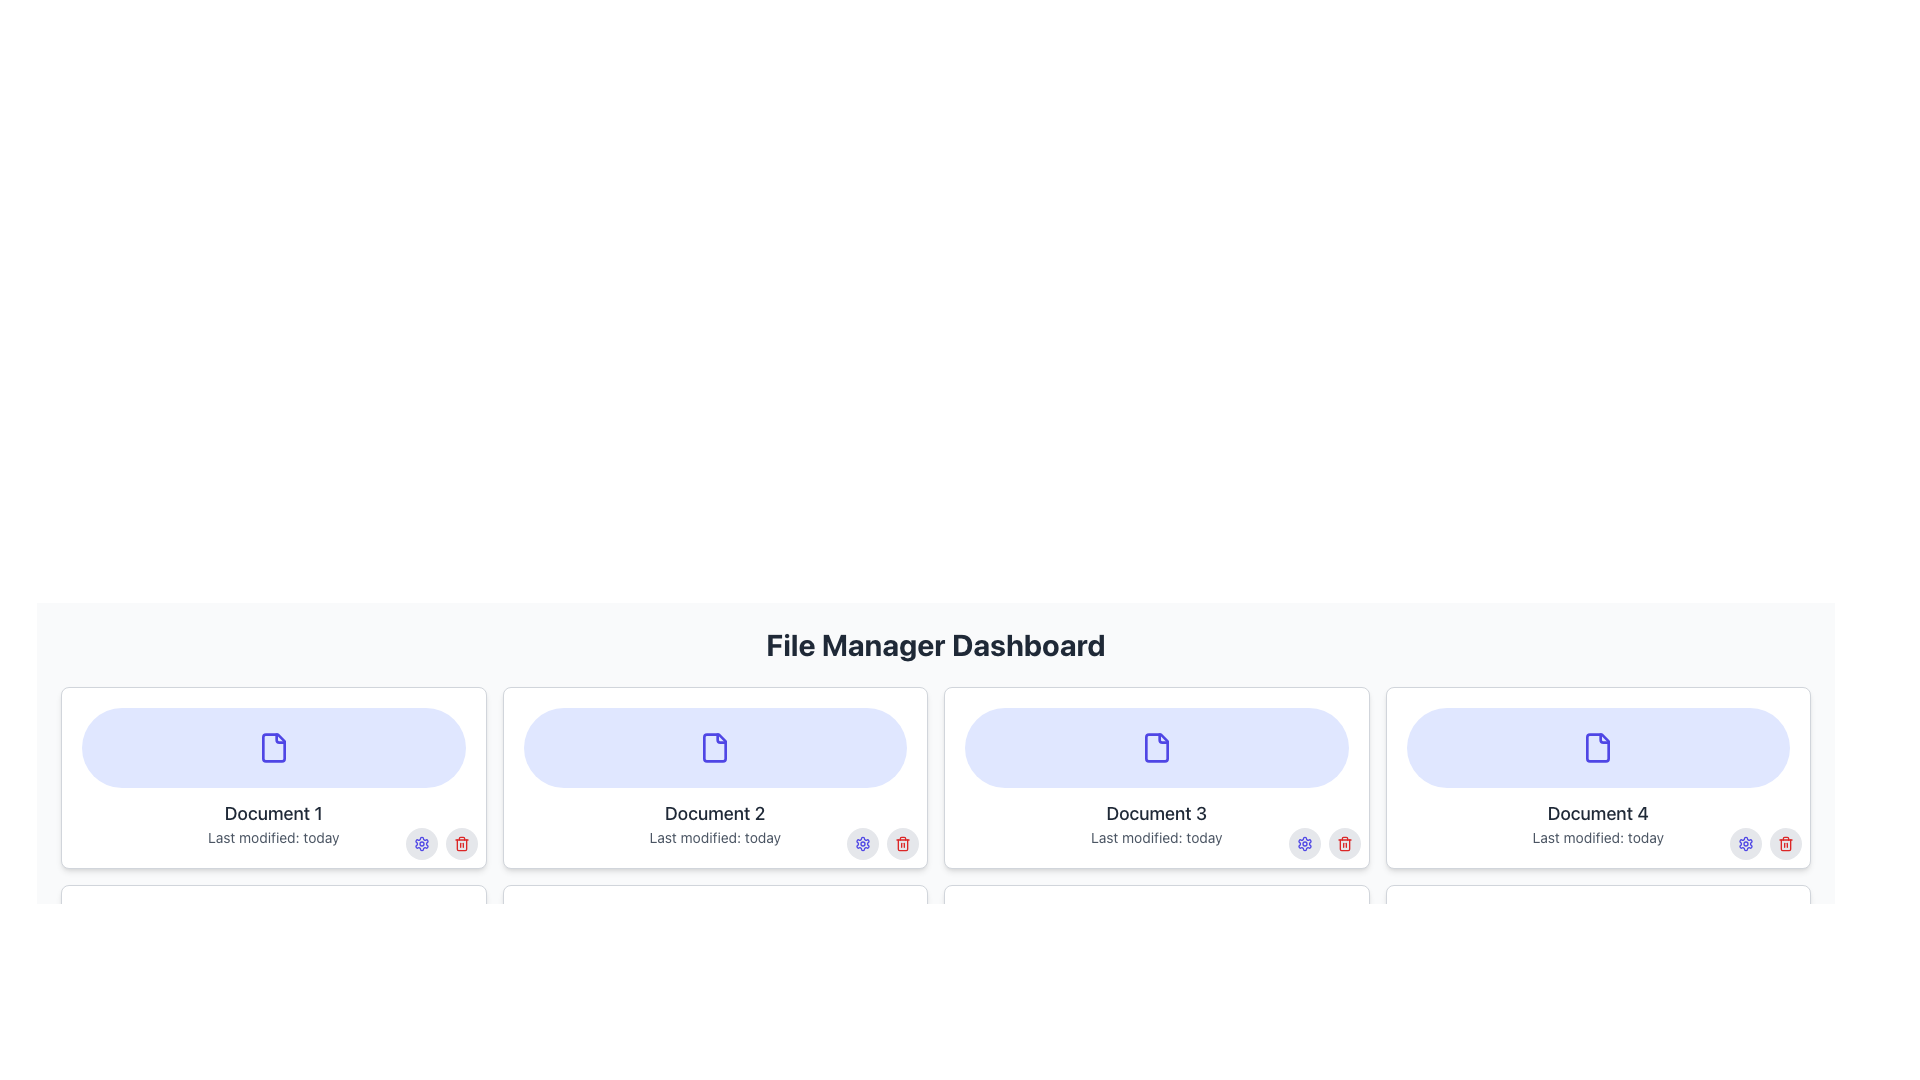  What do you see at coordinates (901, 1040) in the screenshot?
I see `the deletion button located in the second document card of the dashboard, which is the rightmost button next to the settings button below the title 'Document 2'` at bounding box center [901, 1040].